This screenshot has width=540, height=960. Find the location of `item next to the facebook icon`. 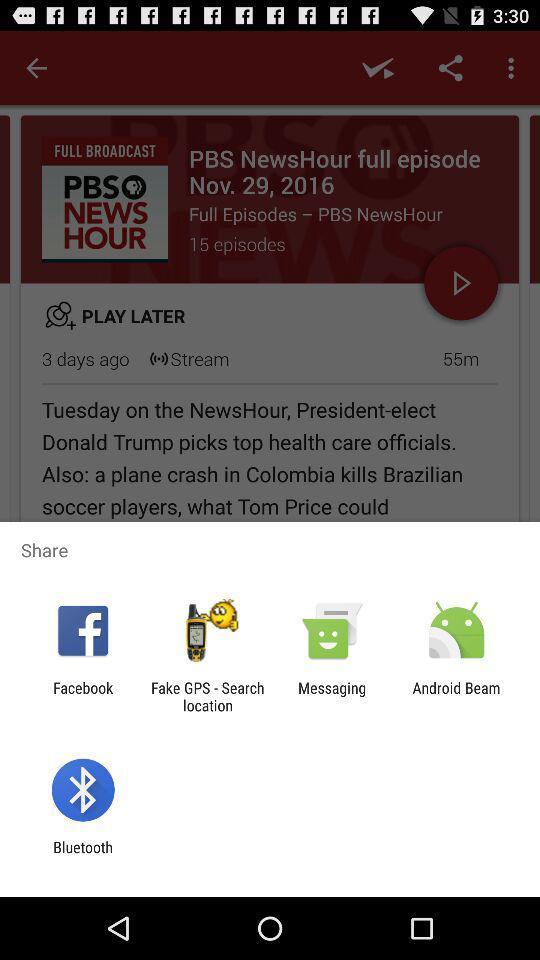

item next to the facebook icon is located at coordinates (206, 696).